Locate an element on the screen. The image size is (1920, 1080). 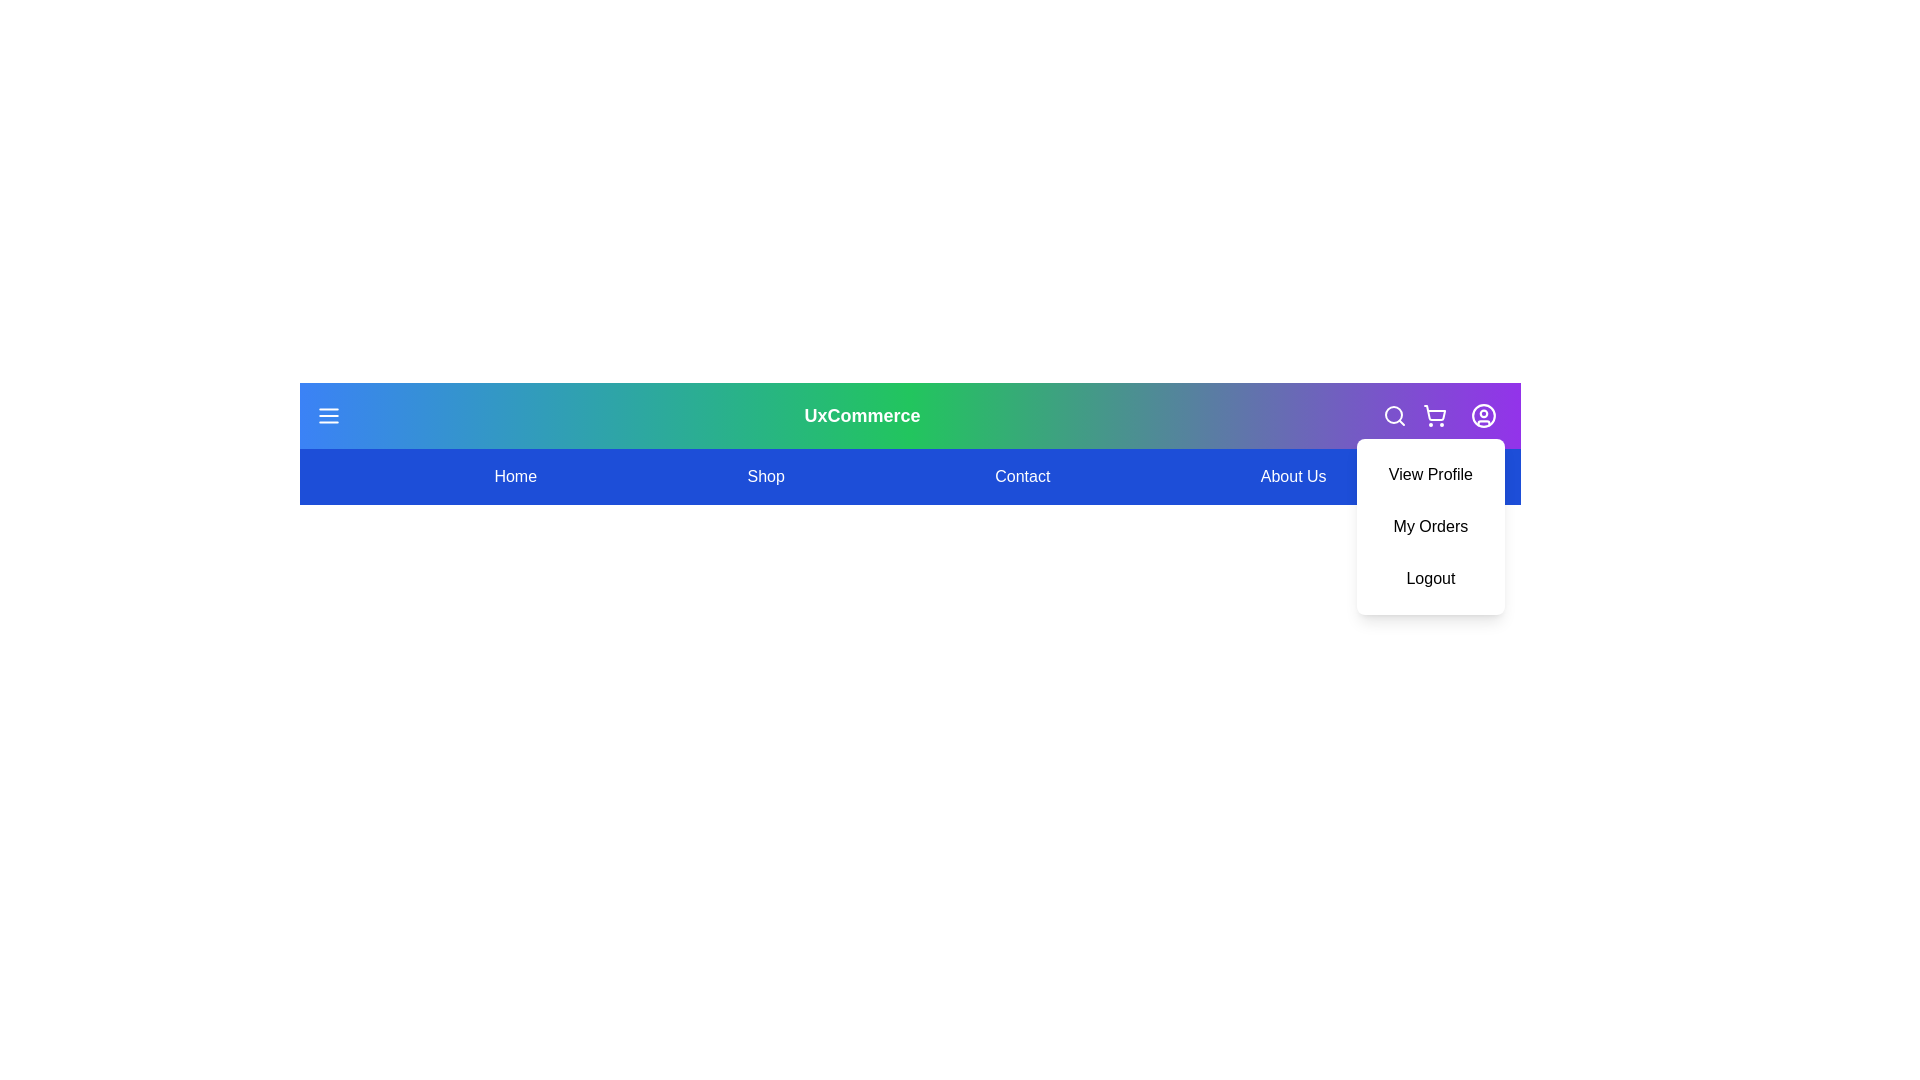
the profile option My Orders from the dropdown menu is located at coordinates (1429, 526).